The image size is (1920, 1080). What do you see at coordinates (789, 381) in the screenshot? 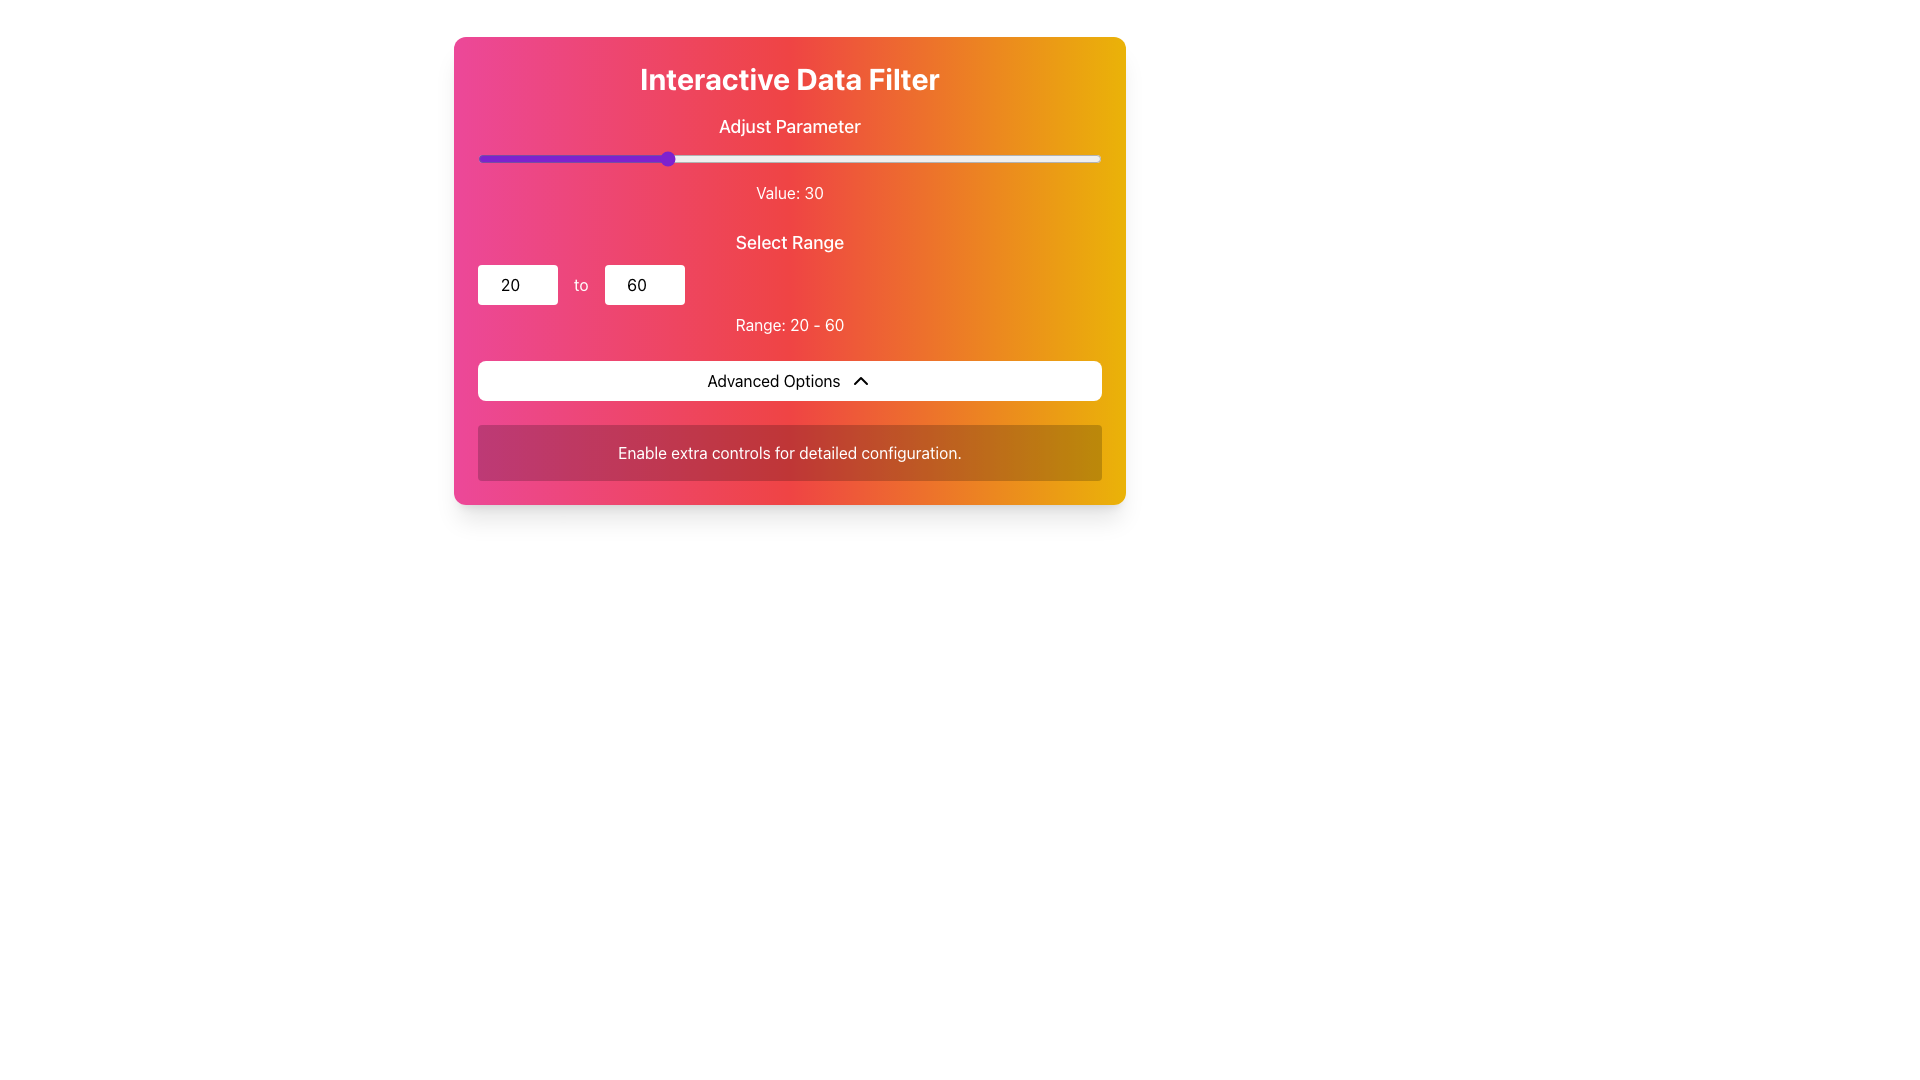
I see `the 'Advanced Options' button, which is a rectangular button with rounded corners, displaying the text 'Advanced Options' in black on a white background, located in the vibrant card layout` at bounding box center [789, 381].